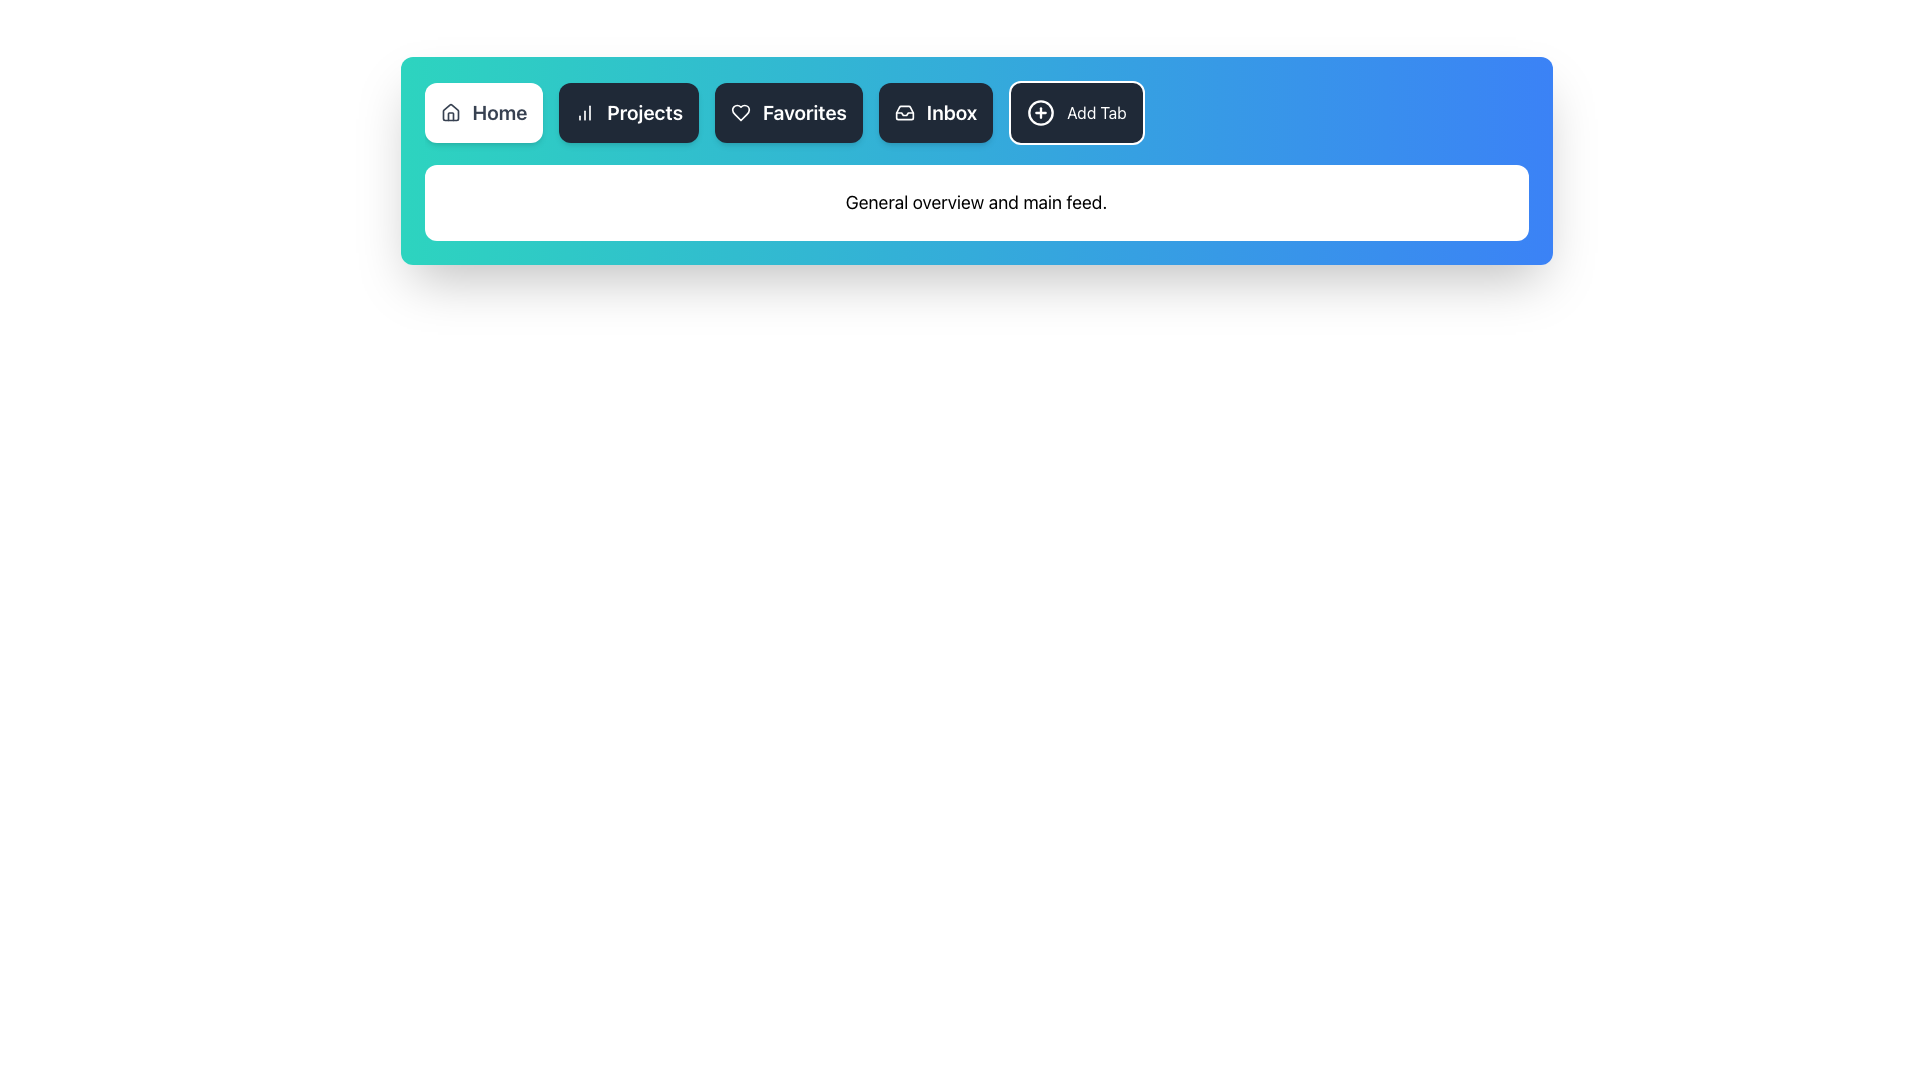  I want to click on the navigation button for 'Projects' located in the horizontal navigation bar, positioned between the 'Home' button and the 'Favorites' button, so click(628, 112).